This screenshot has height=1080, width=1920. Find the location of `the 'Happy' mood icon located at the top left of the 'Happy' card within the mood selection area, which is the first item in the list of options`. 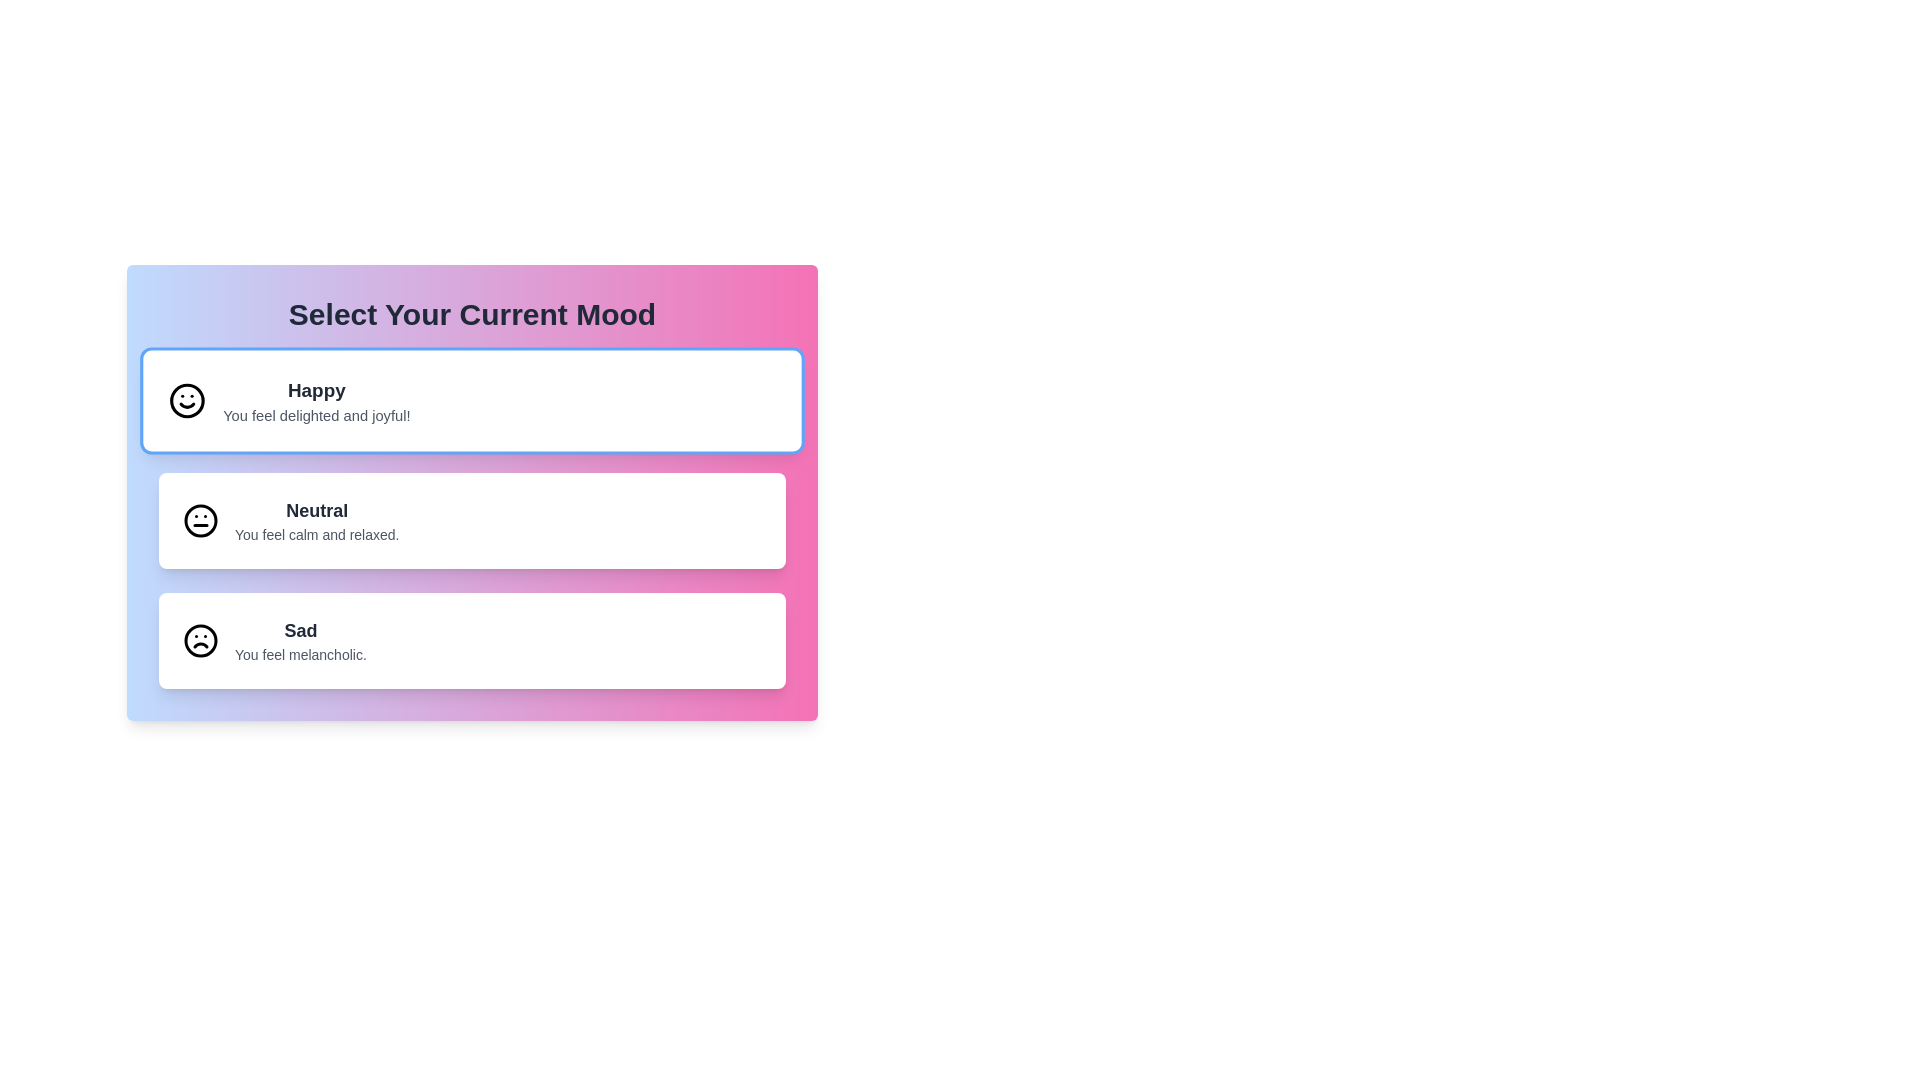

the 'Happy' mood icon located at the top left of the 'Happy' card within the mood selection area, which is the first item in the list of options is located at coordinates (187, 401).